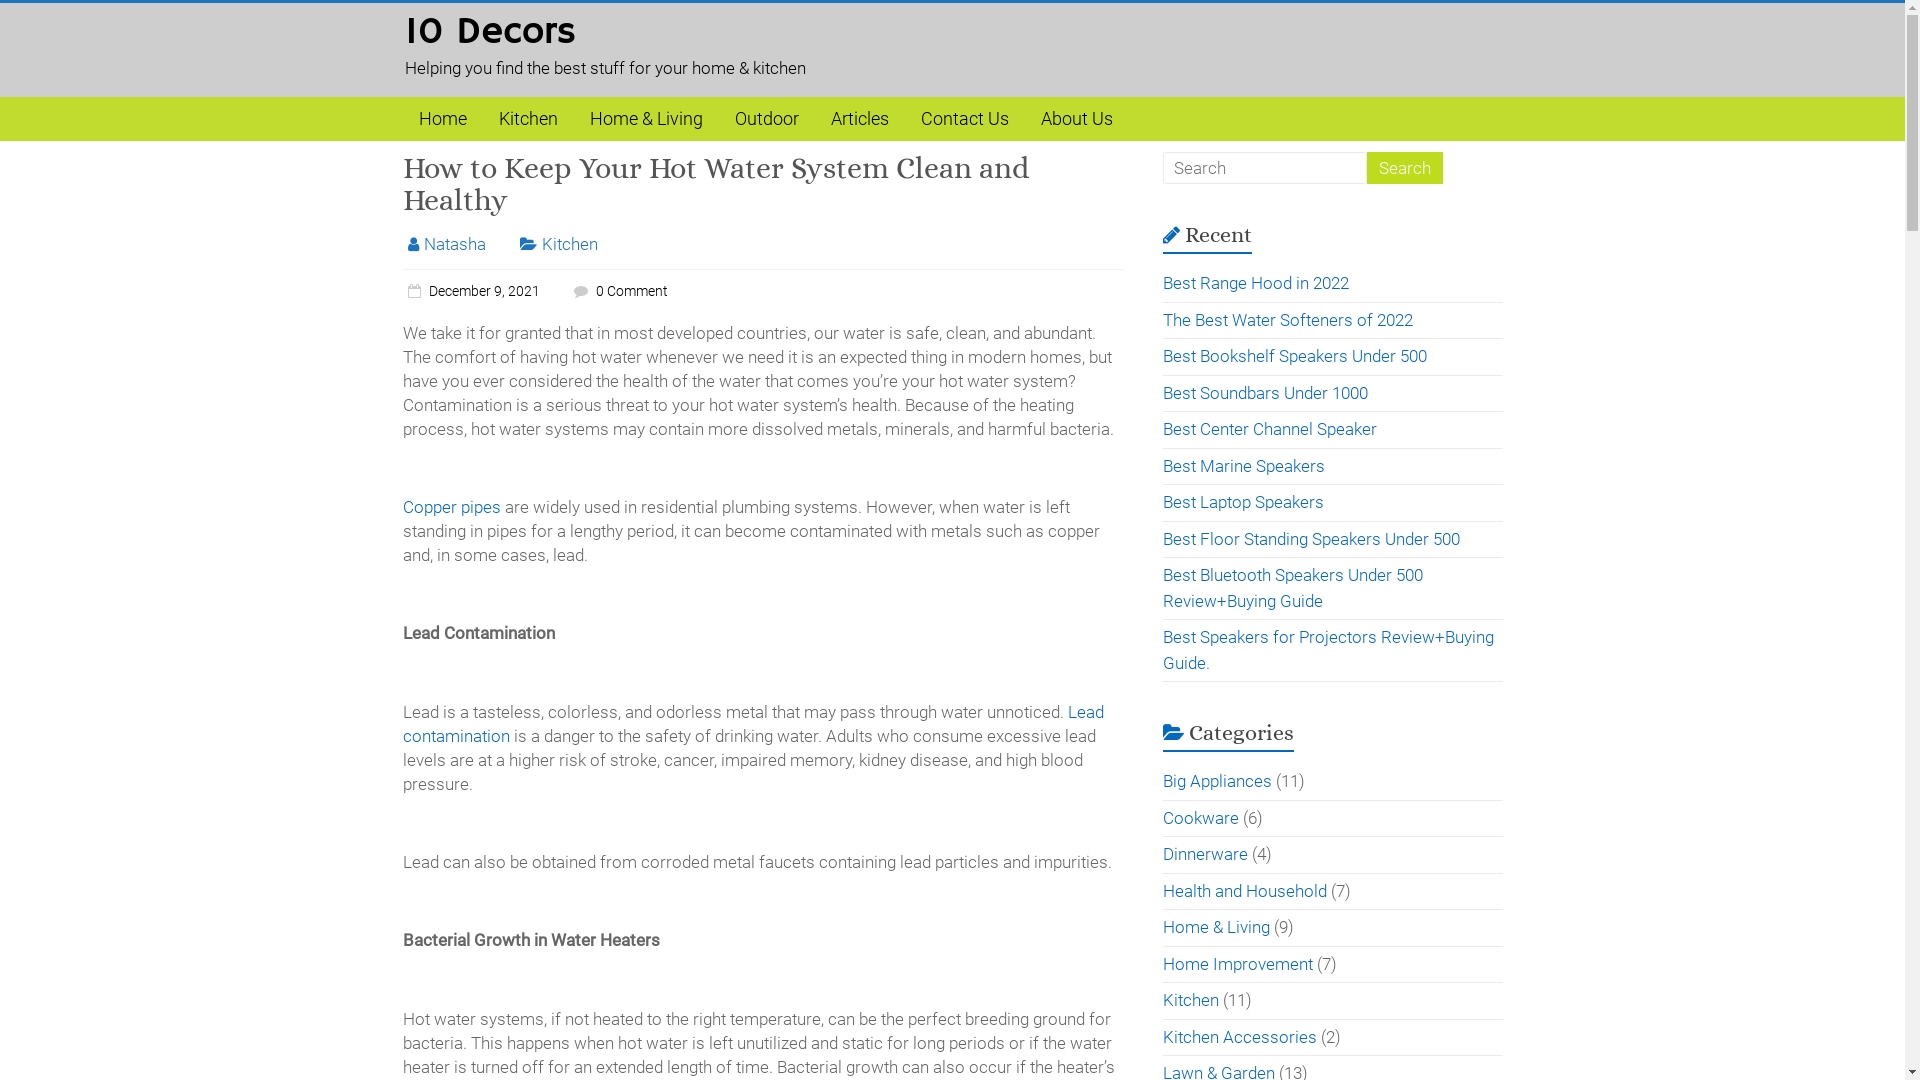 The height and width of the screenshot is (1080, 1920). Describe the element at coordinates (1200, 817) in the screenshot. I see `'Cookware'` at that location.